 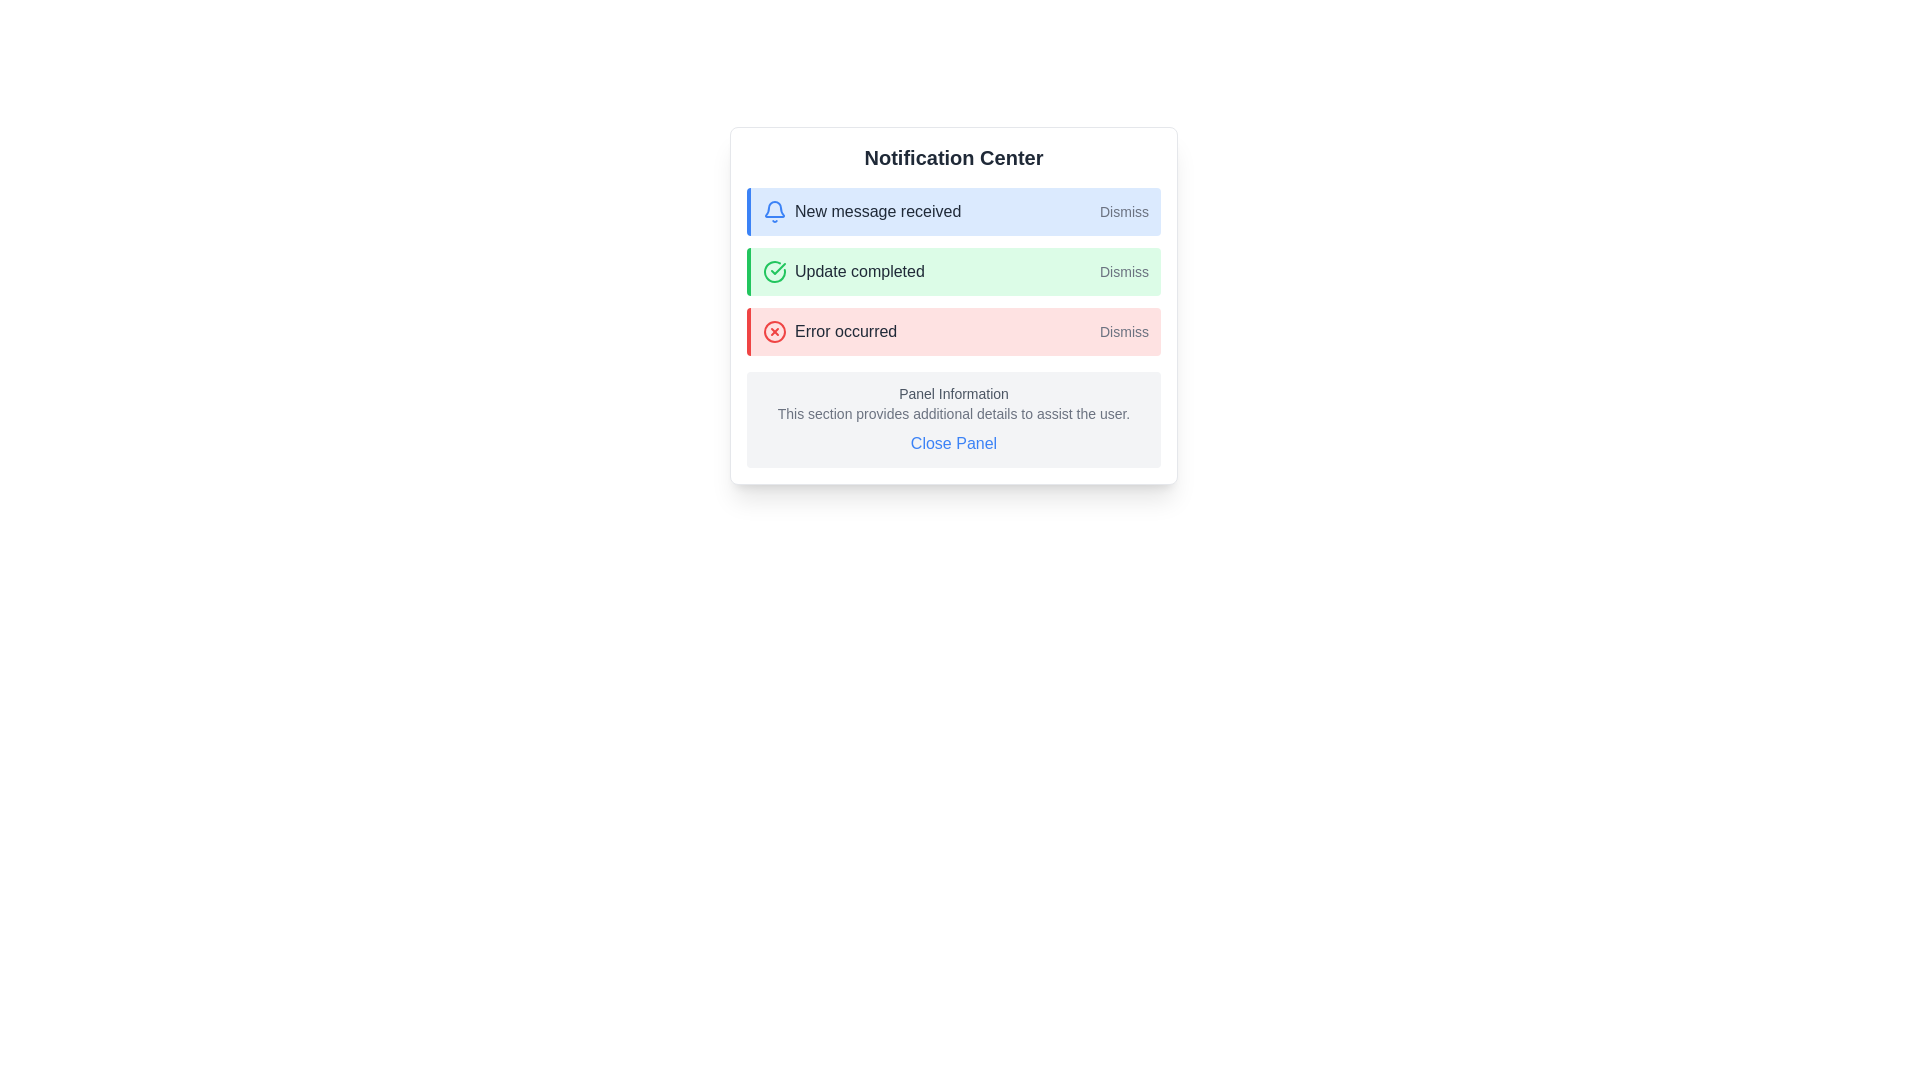 I want to click on the success indicator icon located to the left of the 'Update completed' text in the second notification row of the Notification Center, so click(x=777, y=268).